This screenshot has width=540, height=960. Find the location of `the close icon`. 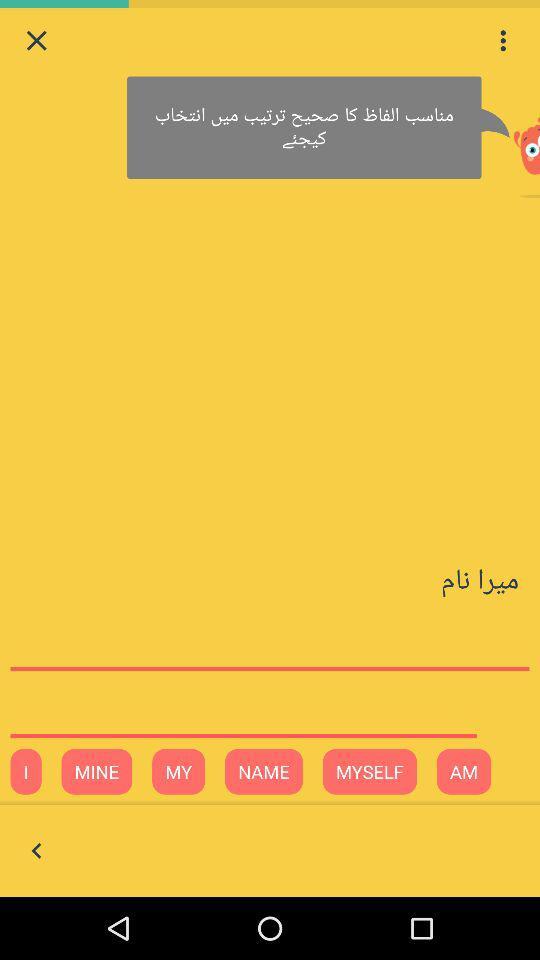

the close icon is located at coordinates (36, 42).